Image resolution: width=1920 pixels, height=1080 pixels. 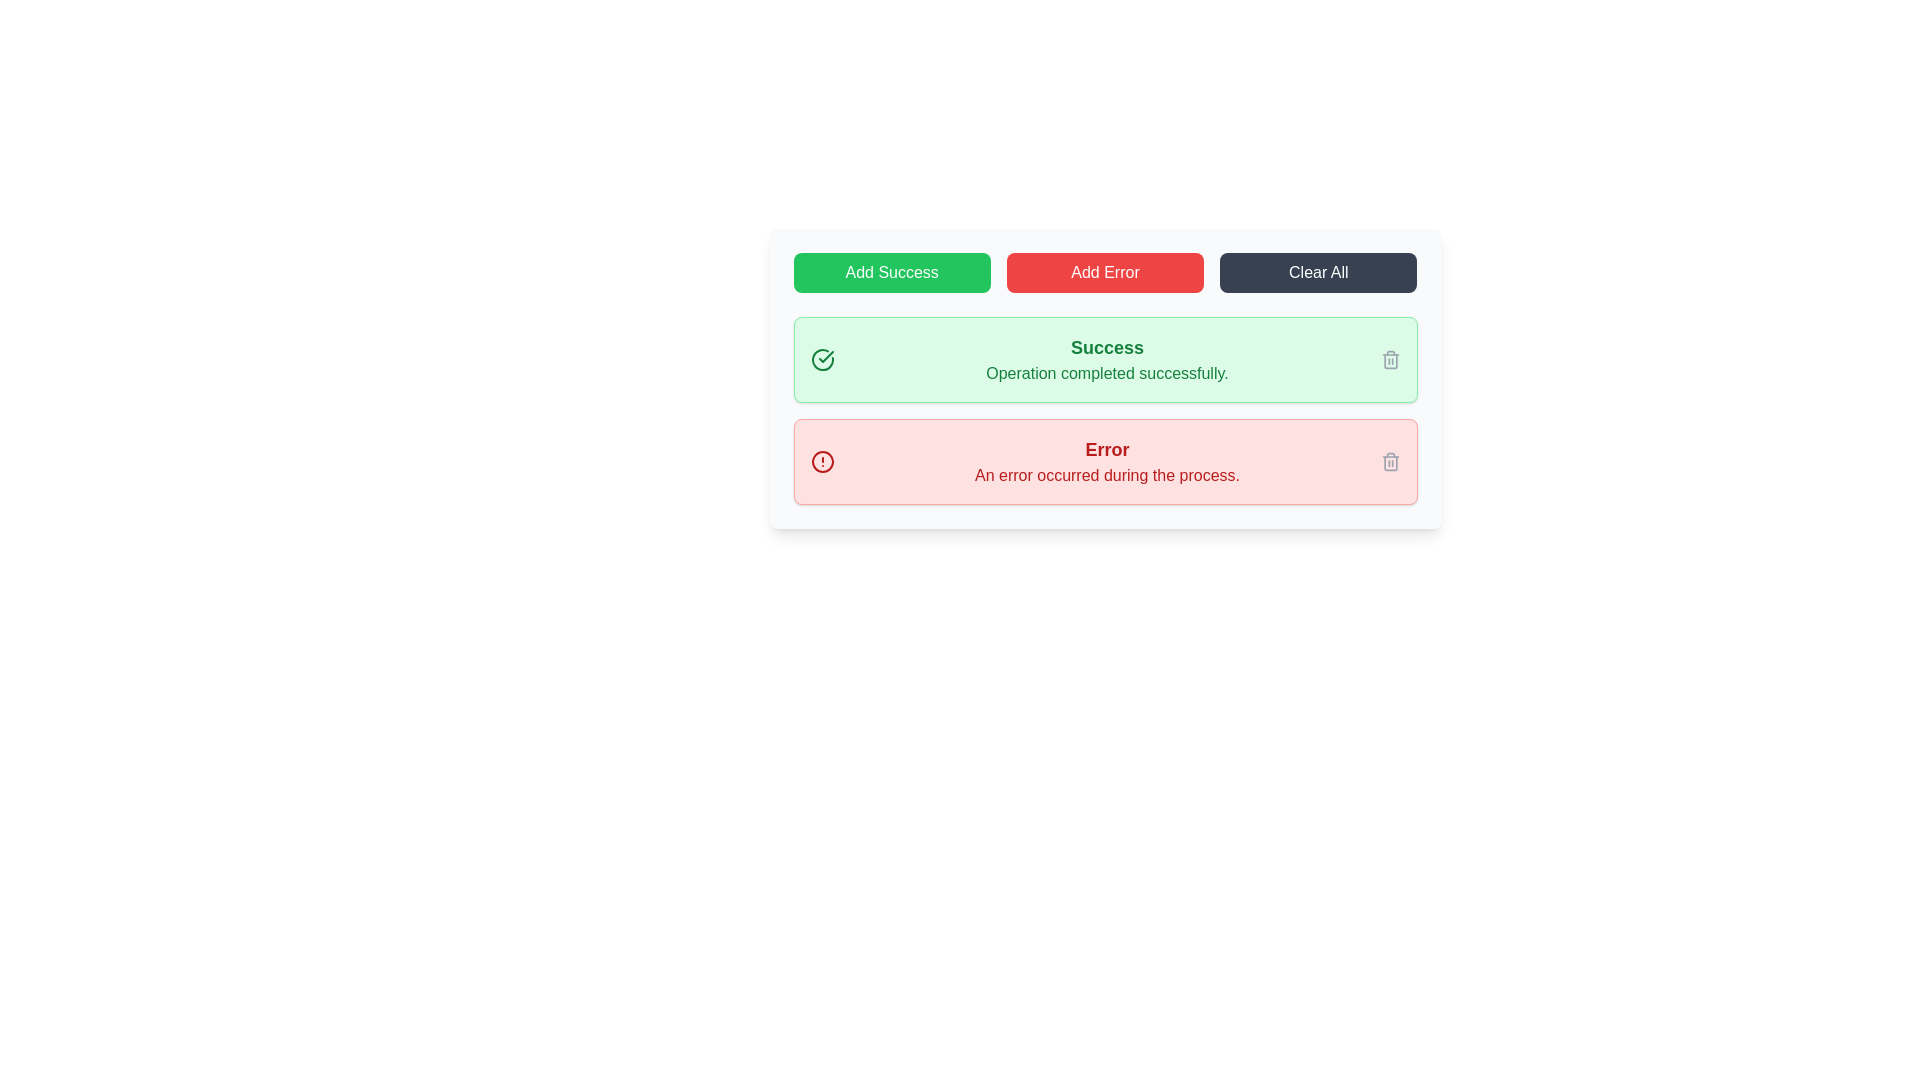 What do you see at coordinates (1106, 462) in the screenshot?
I see `error message from the notification box that has a bold, red title labeled 'Error' and a smaller line stating 'An error occurred during the process.'` at bounding box center [1106, 462].